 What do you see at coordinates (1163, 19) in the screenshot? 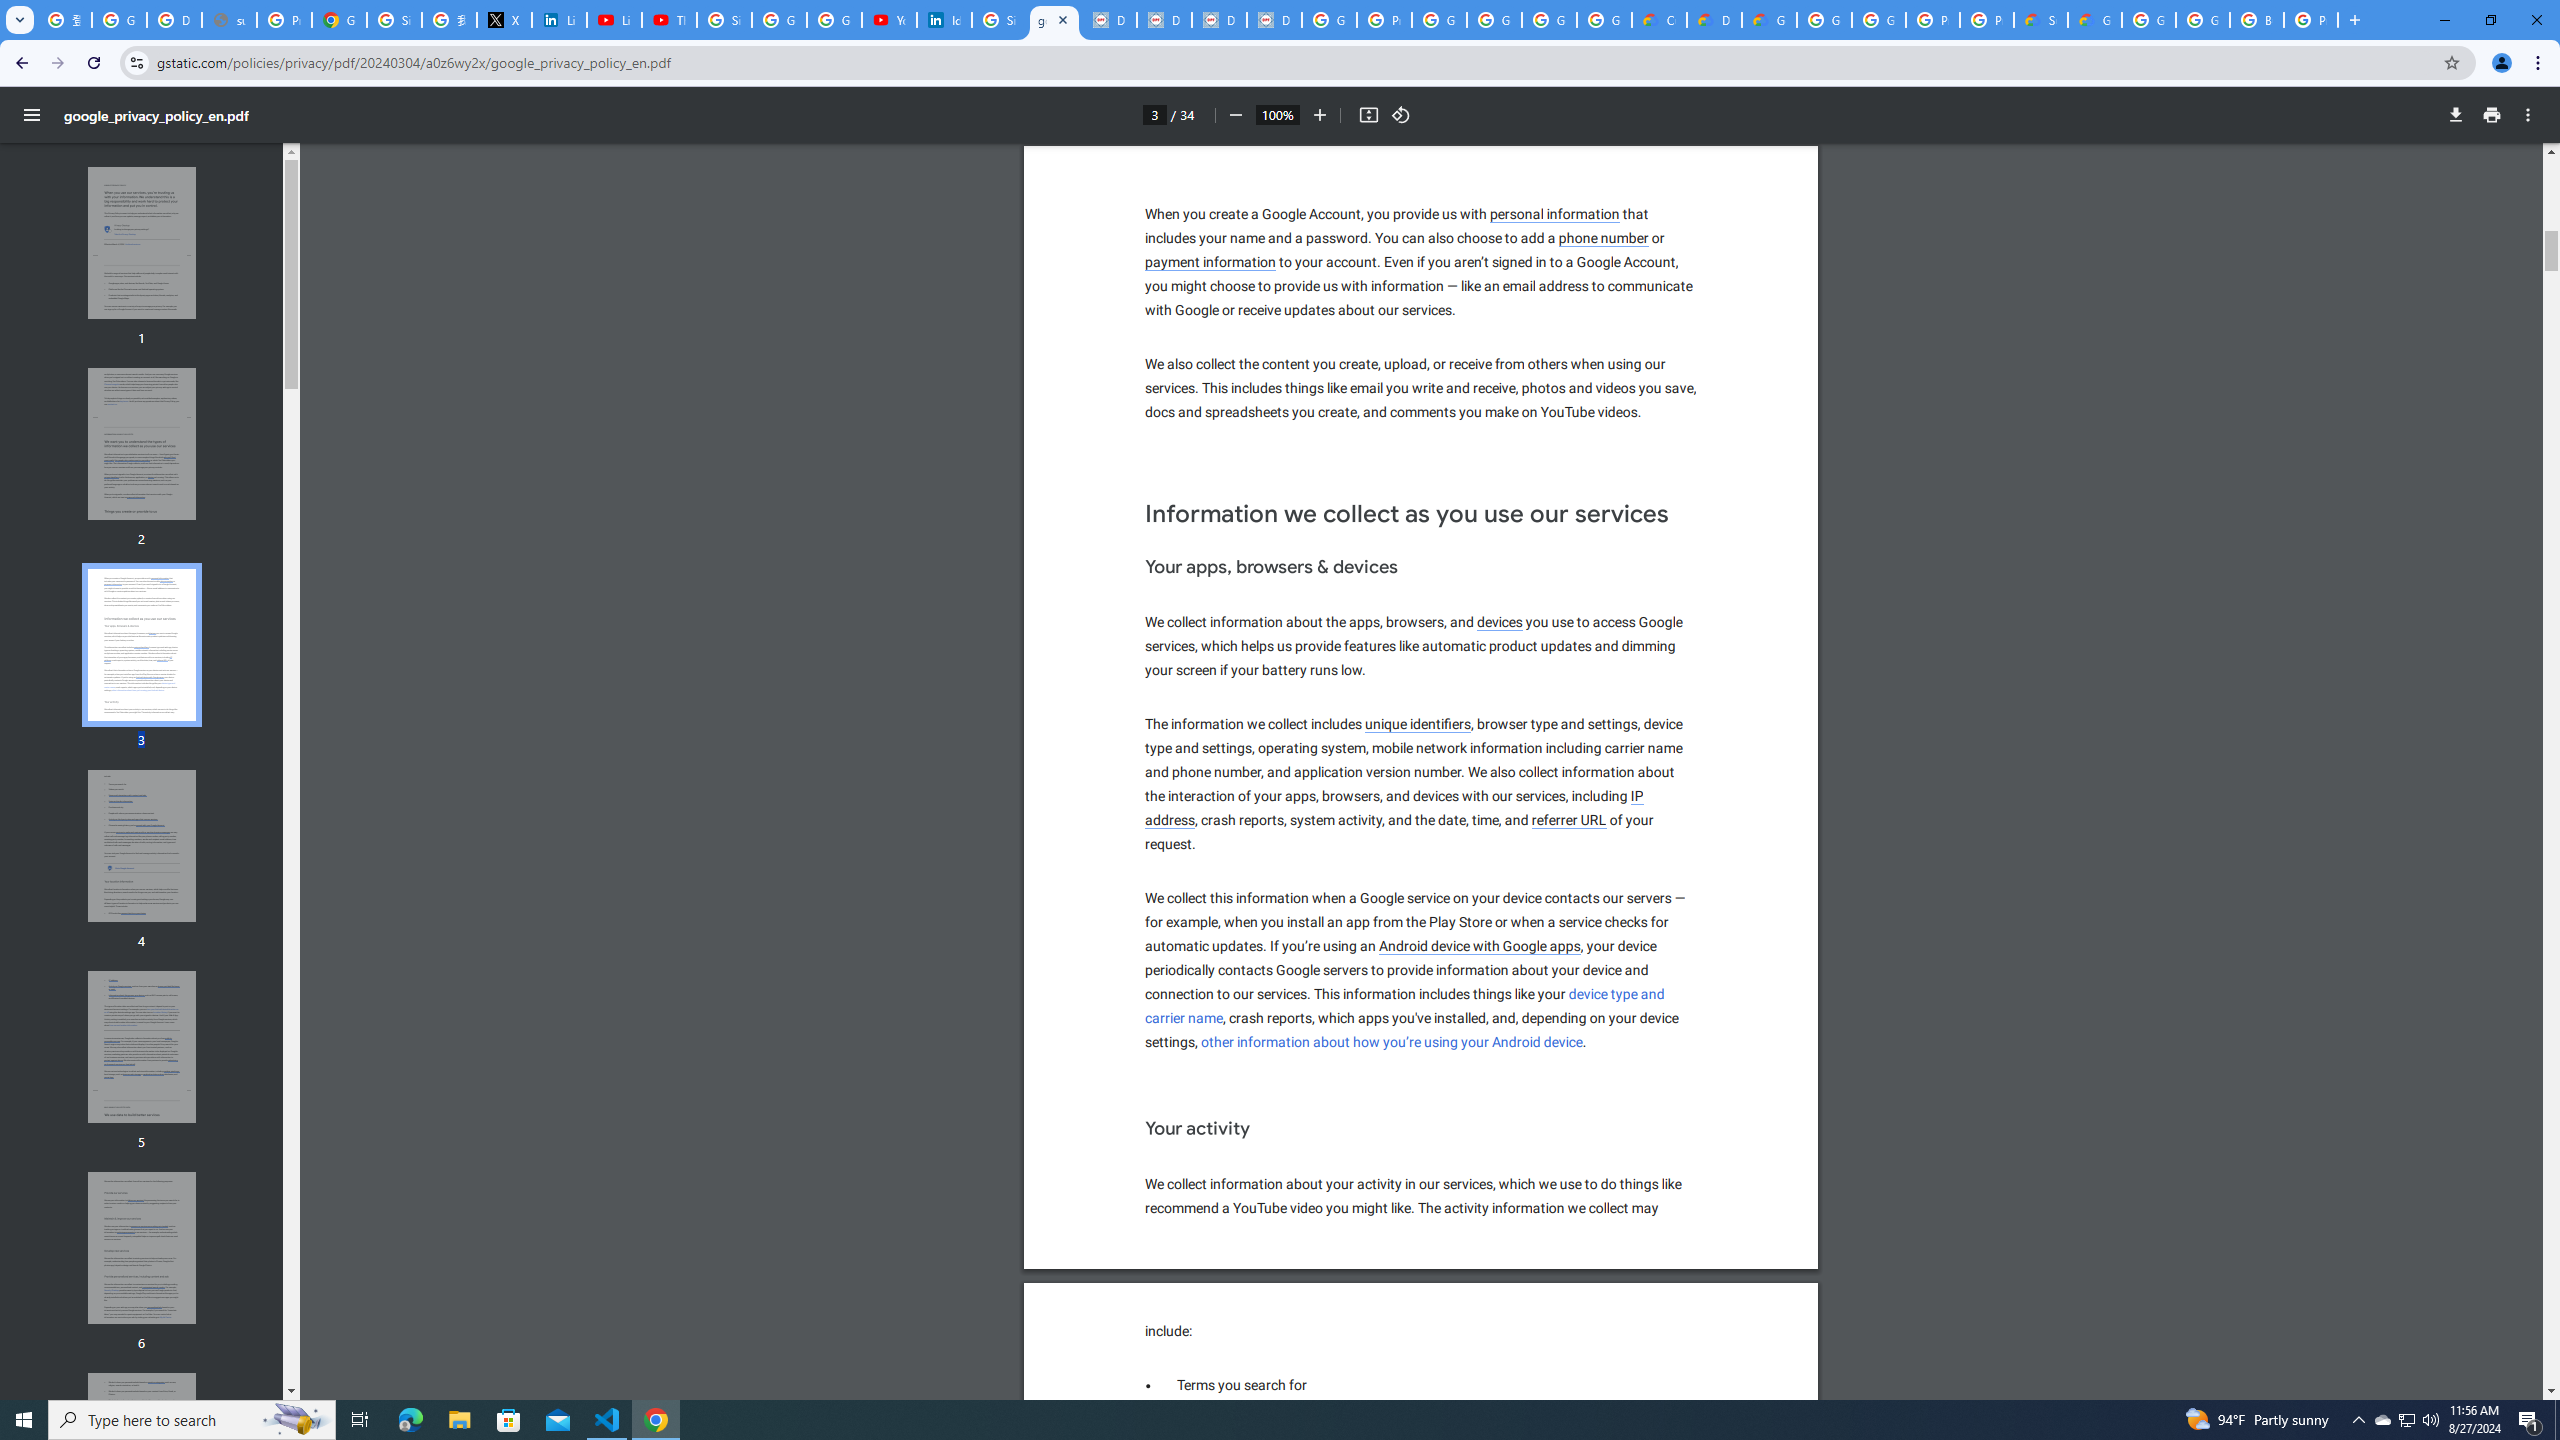
I see `'Data Privacy Framework'` at bounding box center [1163, 19].